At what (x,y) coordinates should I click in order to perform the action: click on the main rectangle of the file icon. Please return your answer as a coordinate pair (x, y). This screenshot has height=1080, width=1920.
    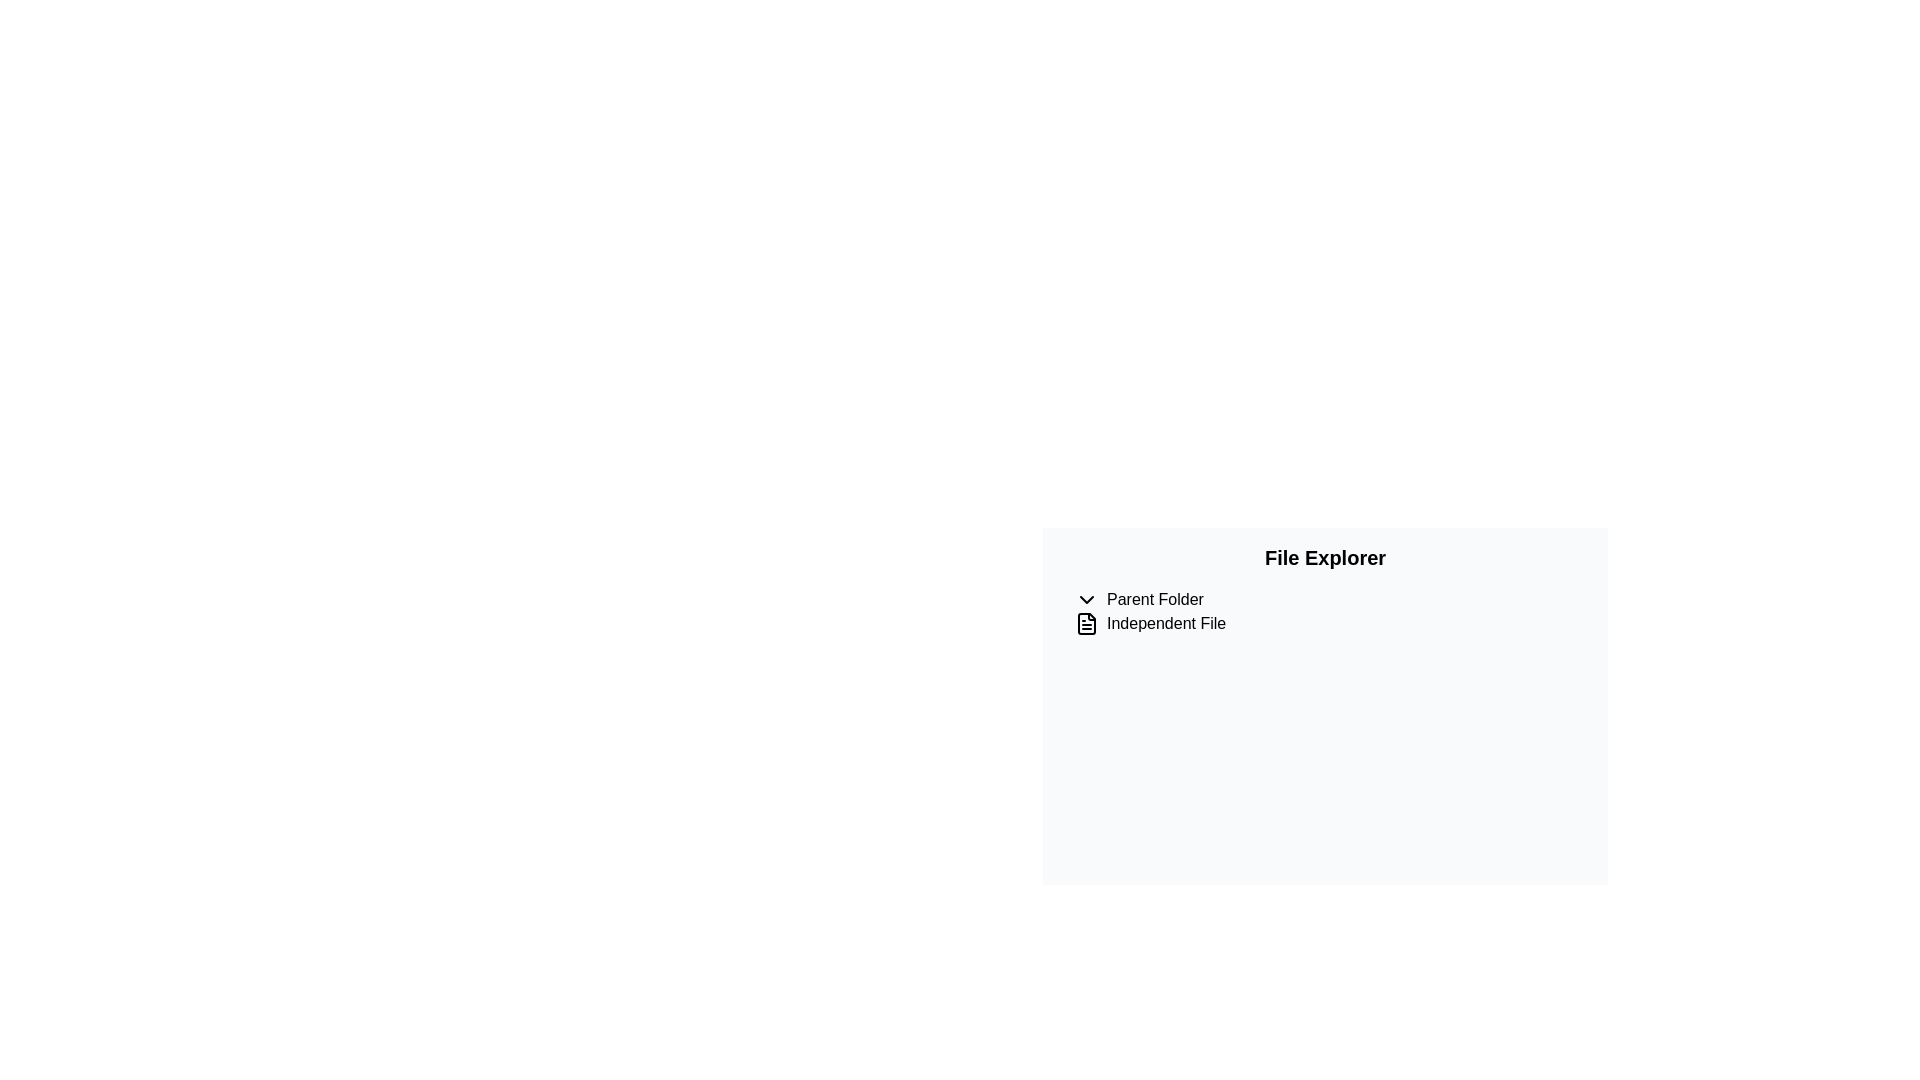
    Looking at the image, I should click on (1085, 623).